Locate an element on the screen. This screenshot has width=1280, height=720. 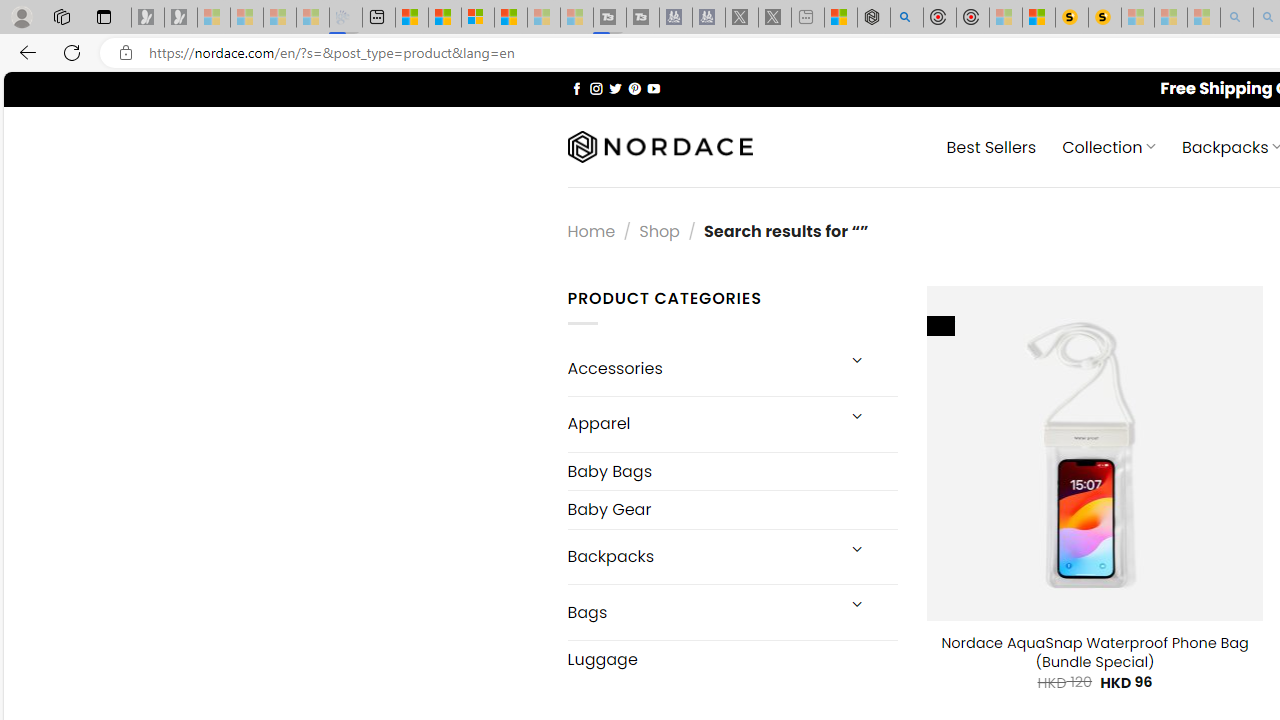
'Refresh' is located at coordinates (72, 51).